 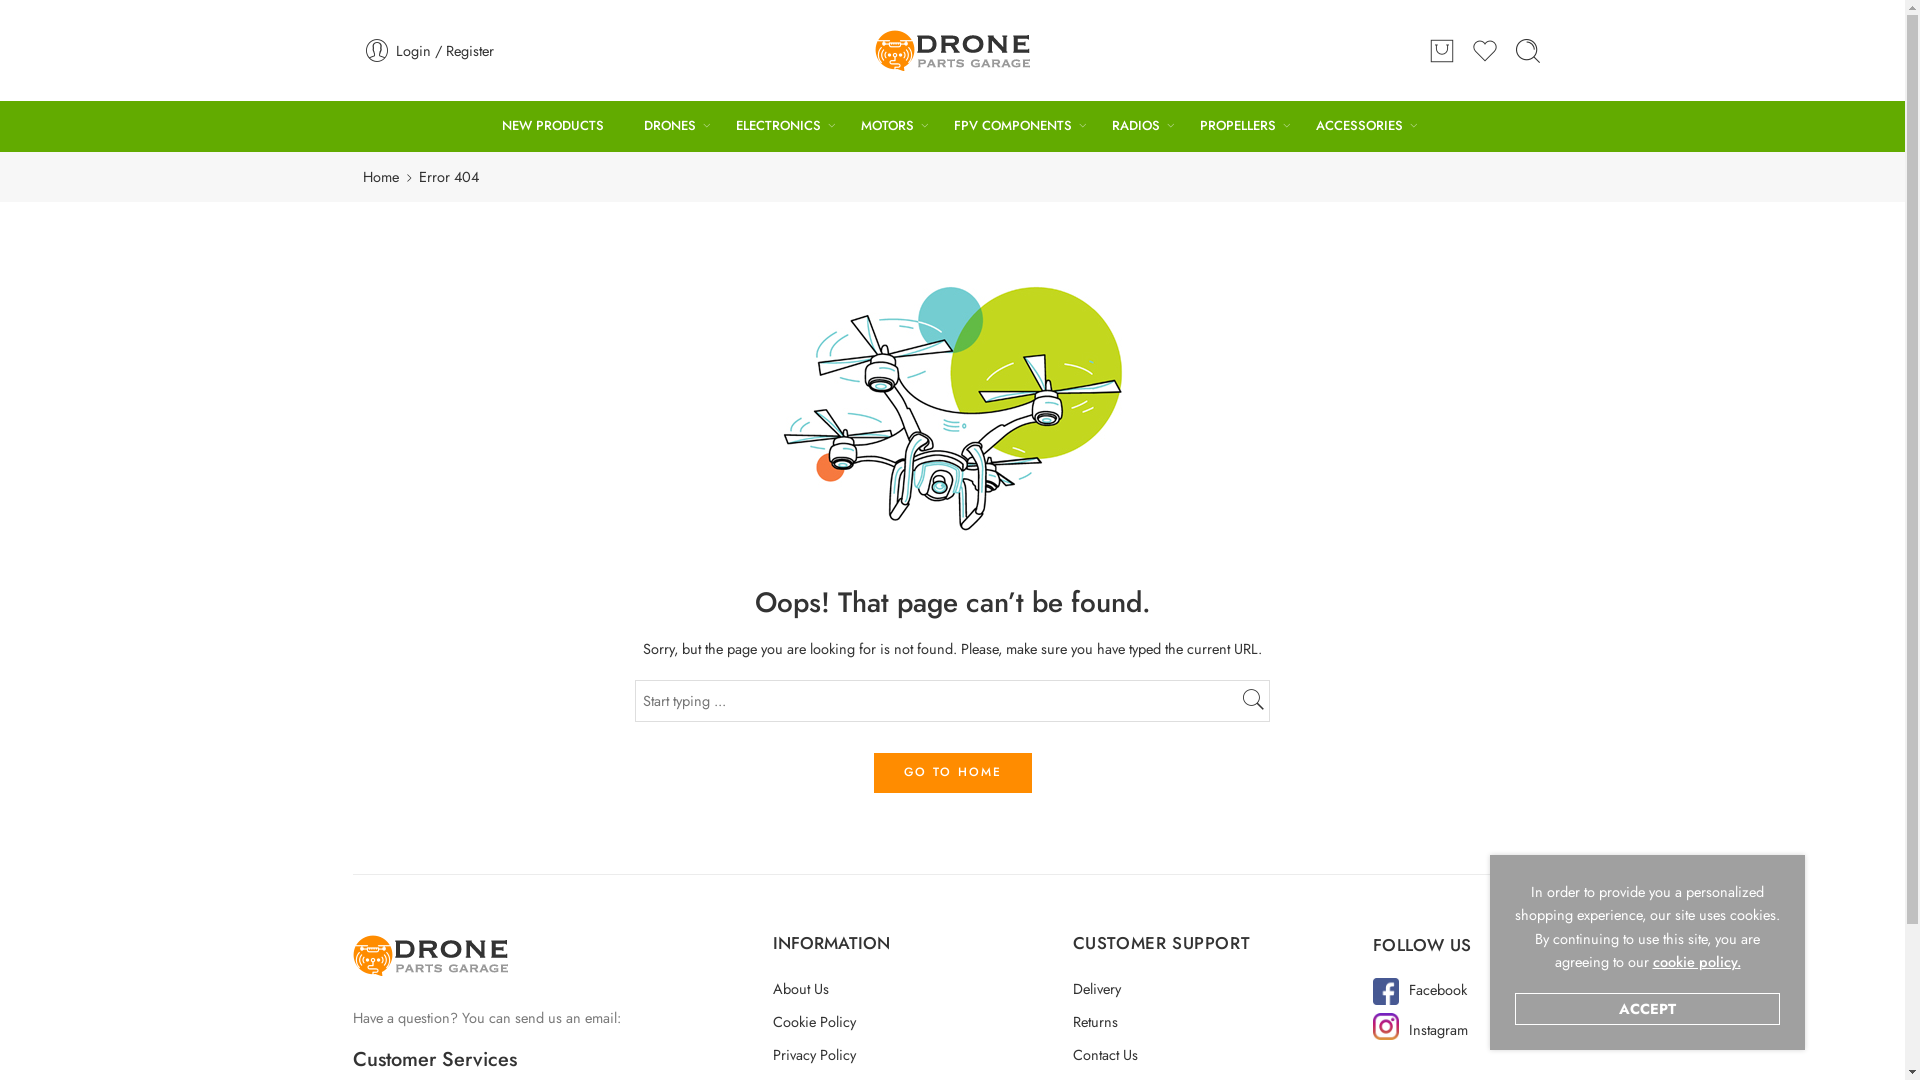 What do you see at coordinates (874, 49) in the screenshot?
I see `'Drone Parts Garage - Drone Parts Garage'` at bounding box center [874, 49].